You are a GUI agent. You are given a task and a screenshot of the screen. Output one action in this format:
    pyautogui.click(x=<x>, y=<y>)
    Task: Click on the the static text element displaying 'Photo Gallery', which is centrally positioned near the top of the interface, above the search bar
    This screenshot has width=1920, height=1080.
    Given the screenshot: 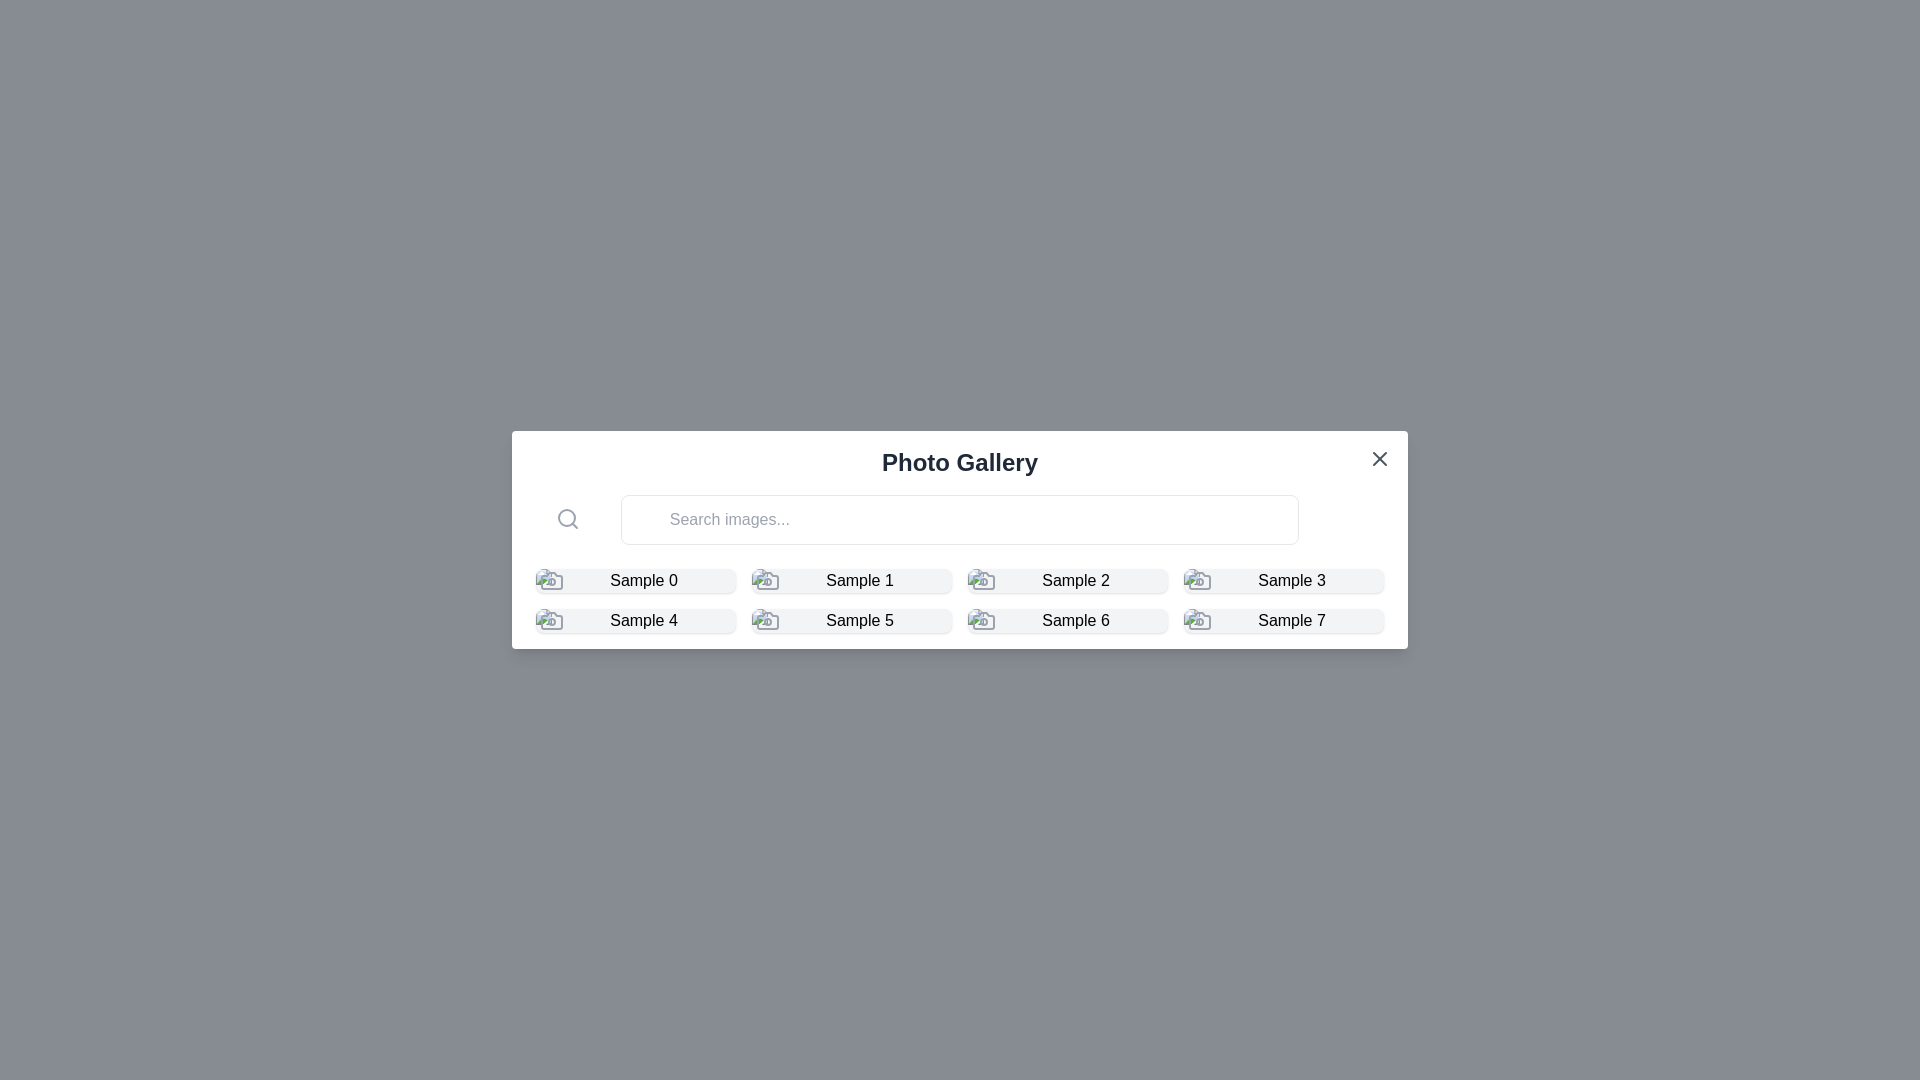 What is the action you would take?
    pyautogui.click(x=960, y=462)
    